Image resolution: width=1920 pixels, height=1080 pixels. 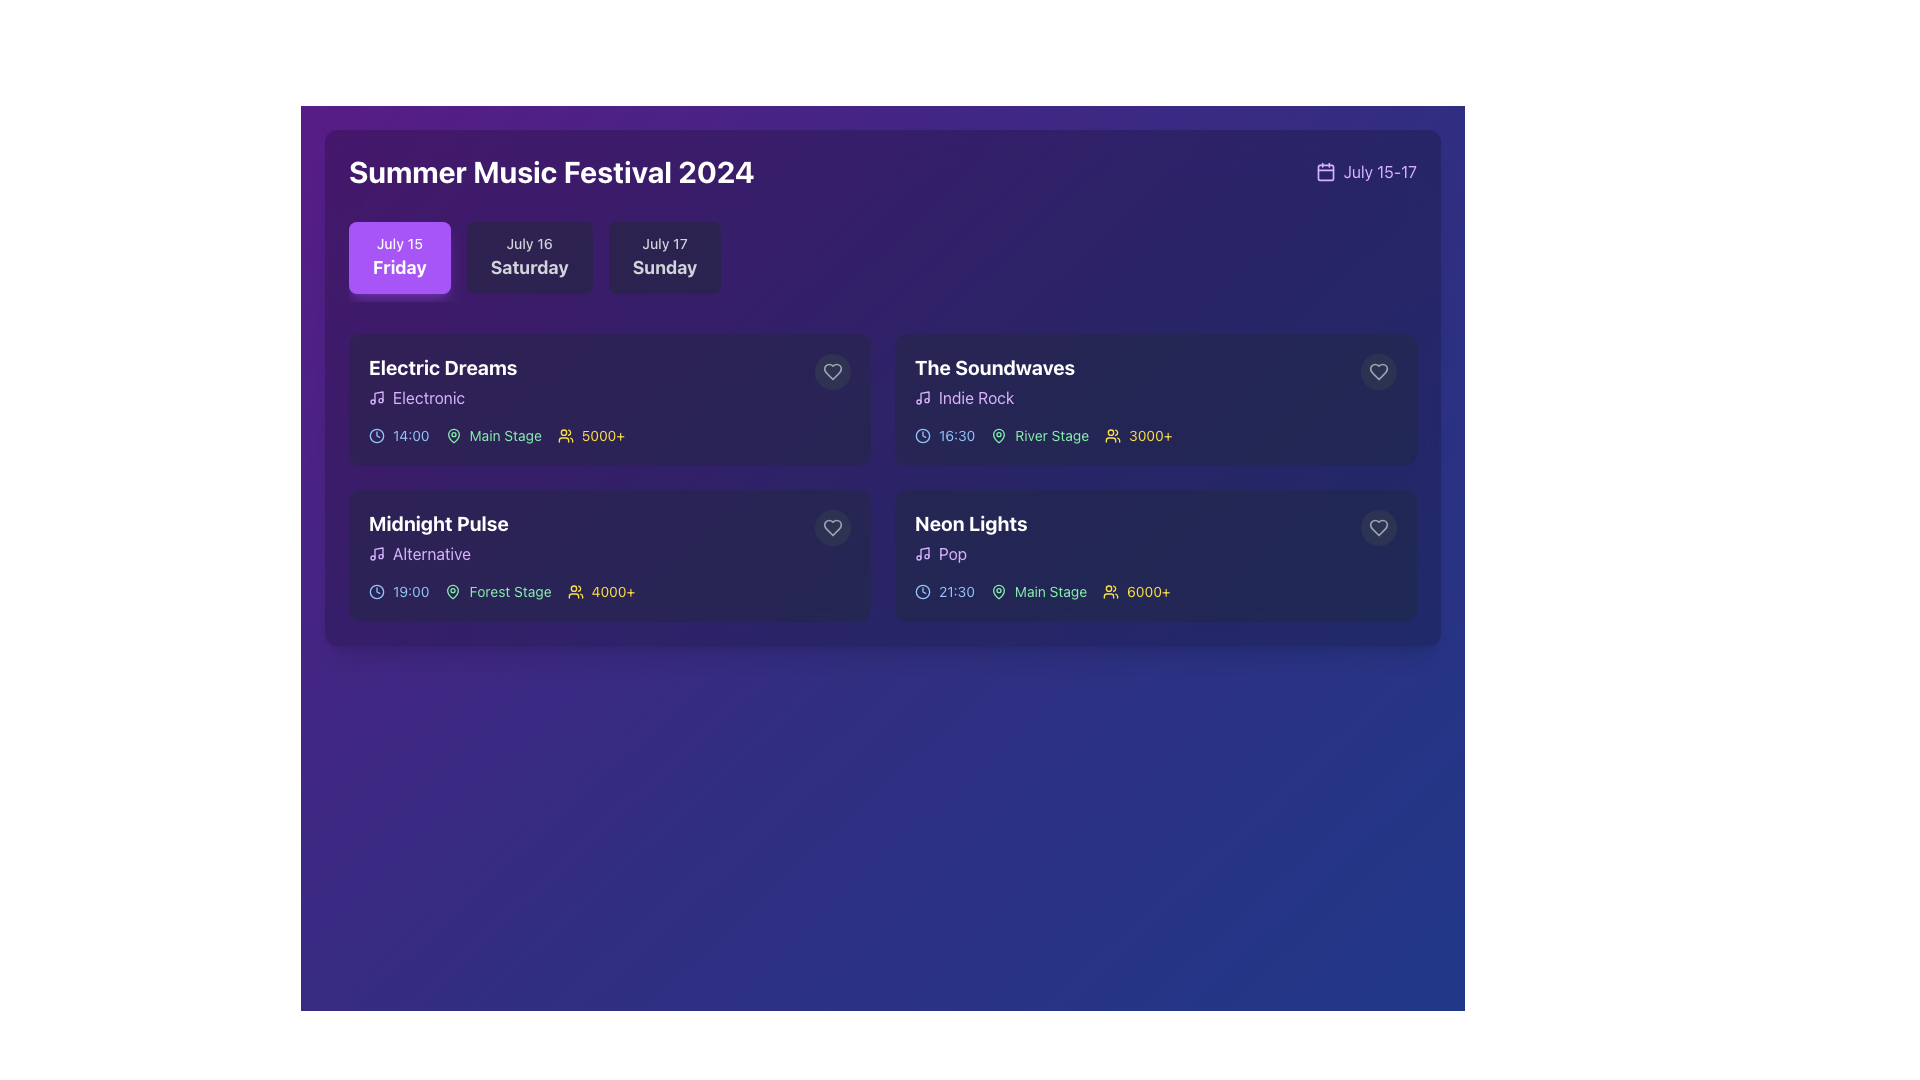 What do you see at coordinates (1148, 590) in the screenshot?
I see `the attendee count label located in the bottom-right card labeled 'Neon Lights', which is positioned to the right of the user icon and aligns horizontally with the event's performance time and stage information` at bounding box center [1148, 590].